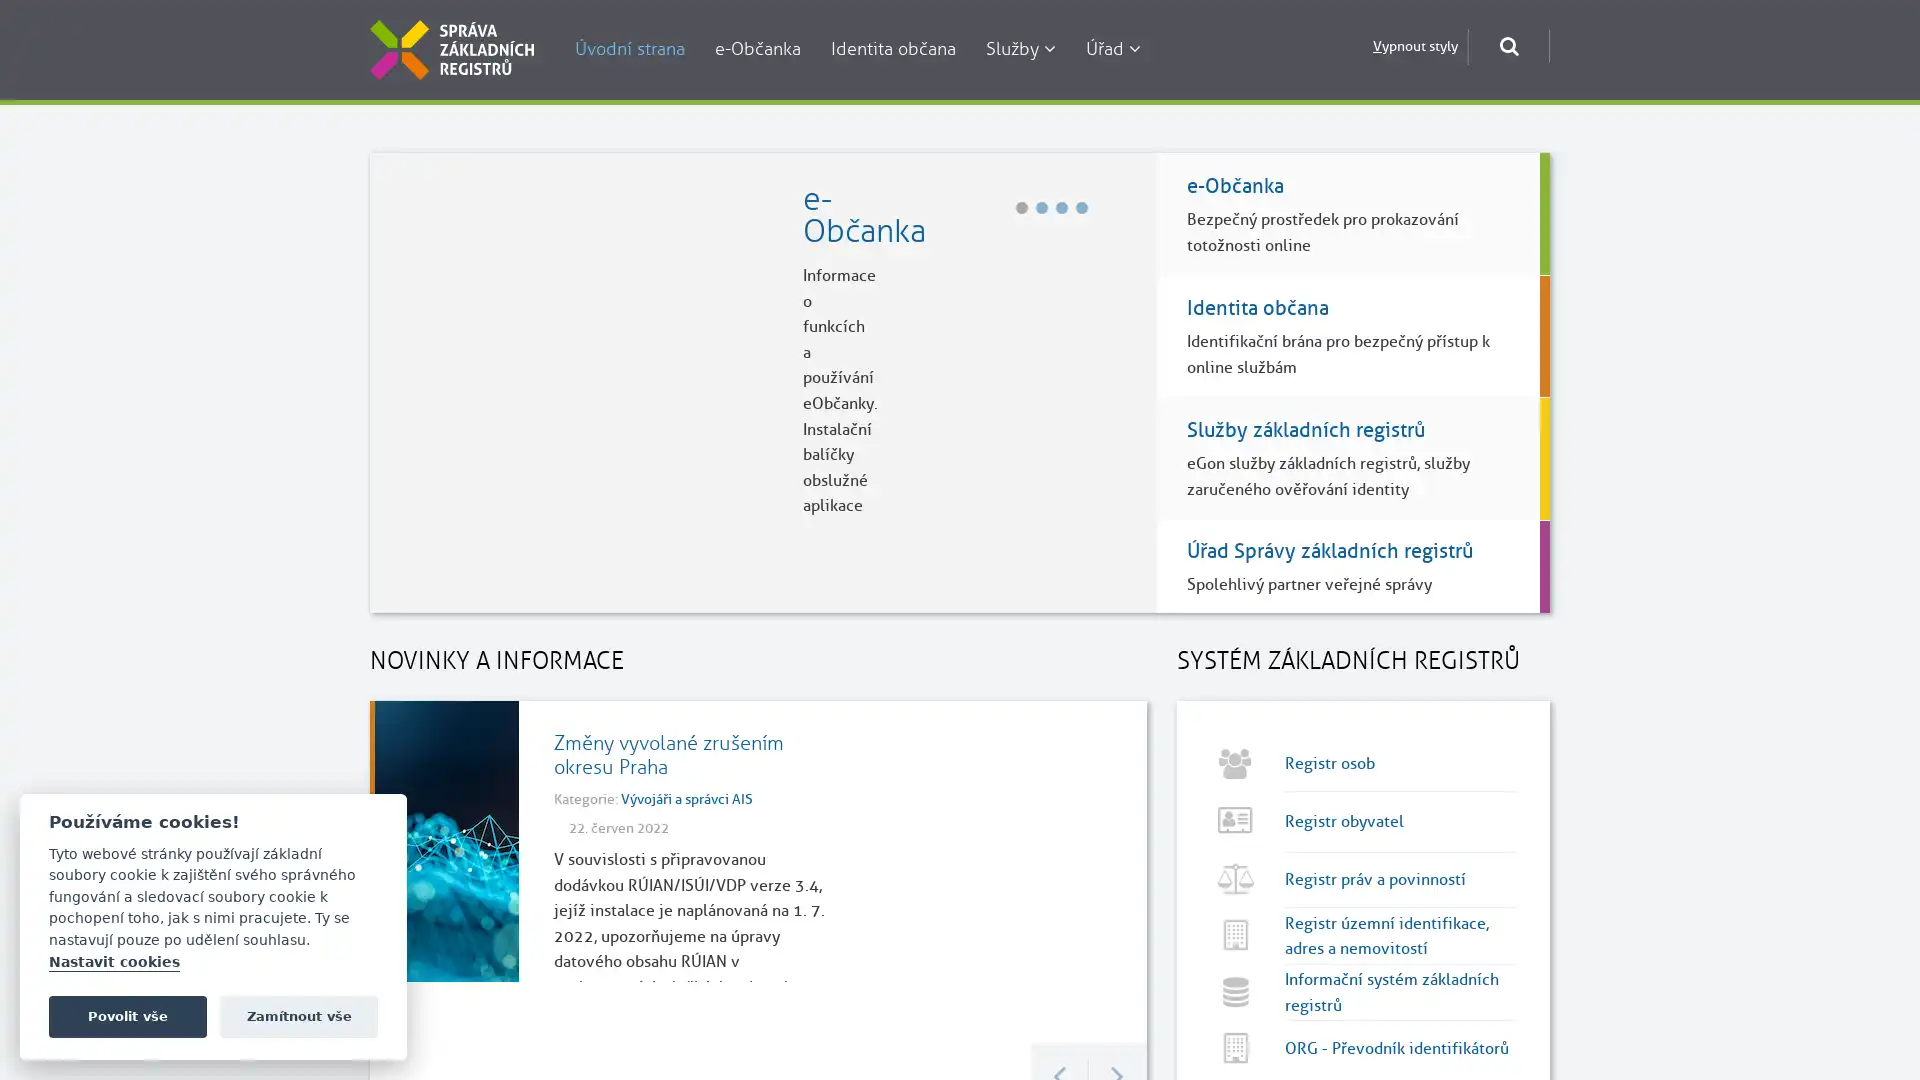 This screenshot has width=1920, height=1080. What do you see at coordinates (1508, 45) in the screenshot?
I see `Otevrit okno pro vyhledavani` at bounding box center [1508, 45].